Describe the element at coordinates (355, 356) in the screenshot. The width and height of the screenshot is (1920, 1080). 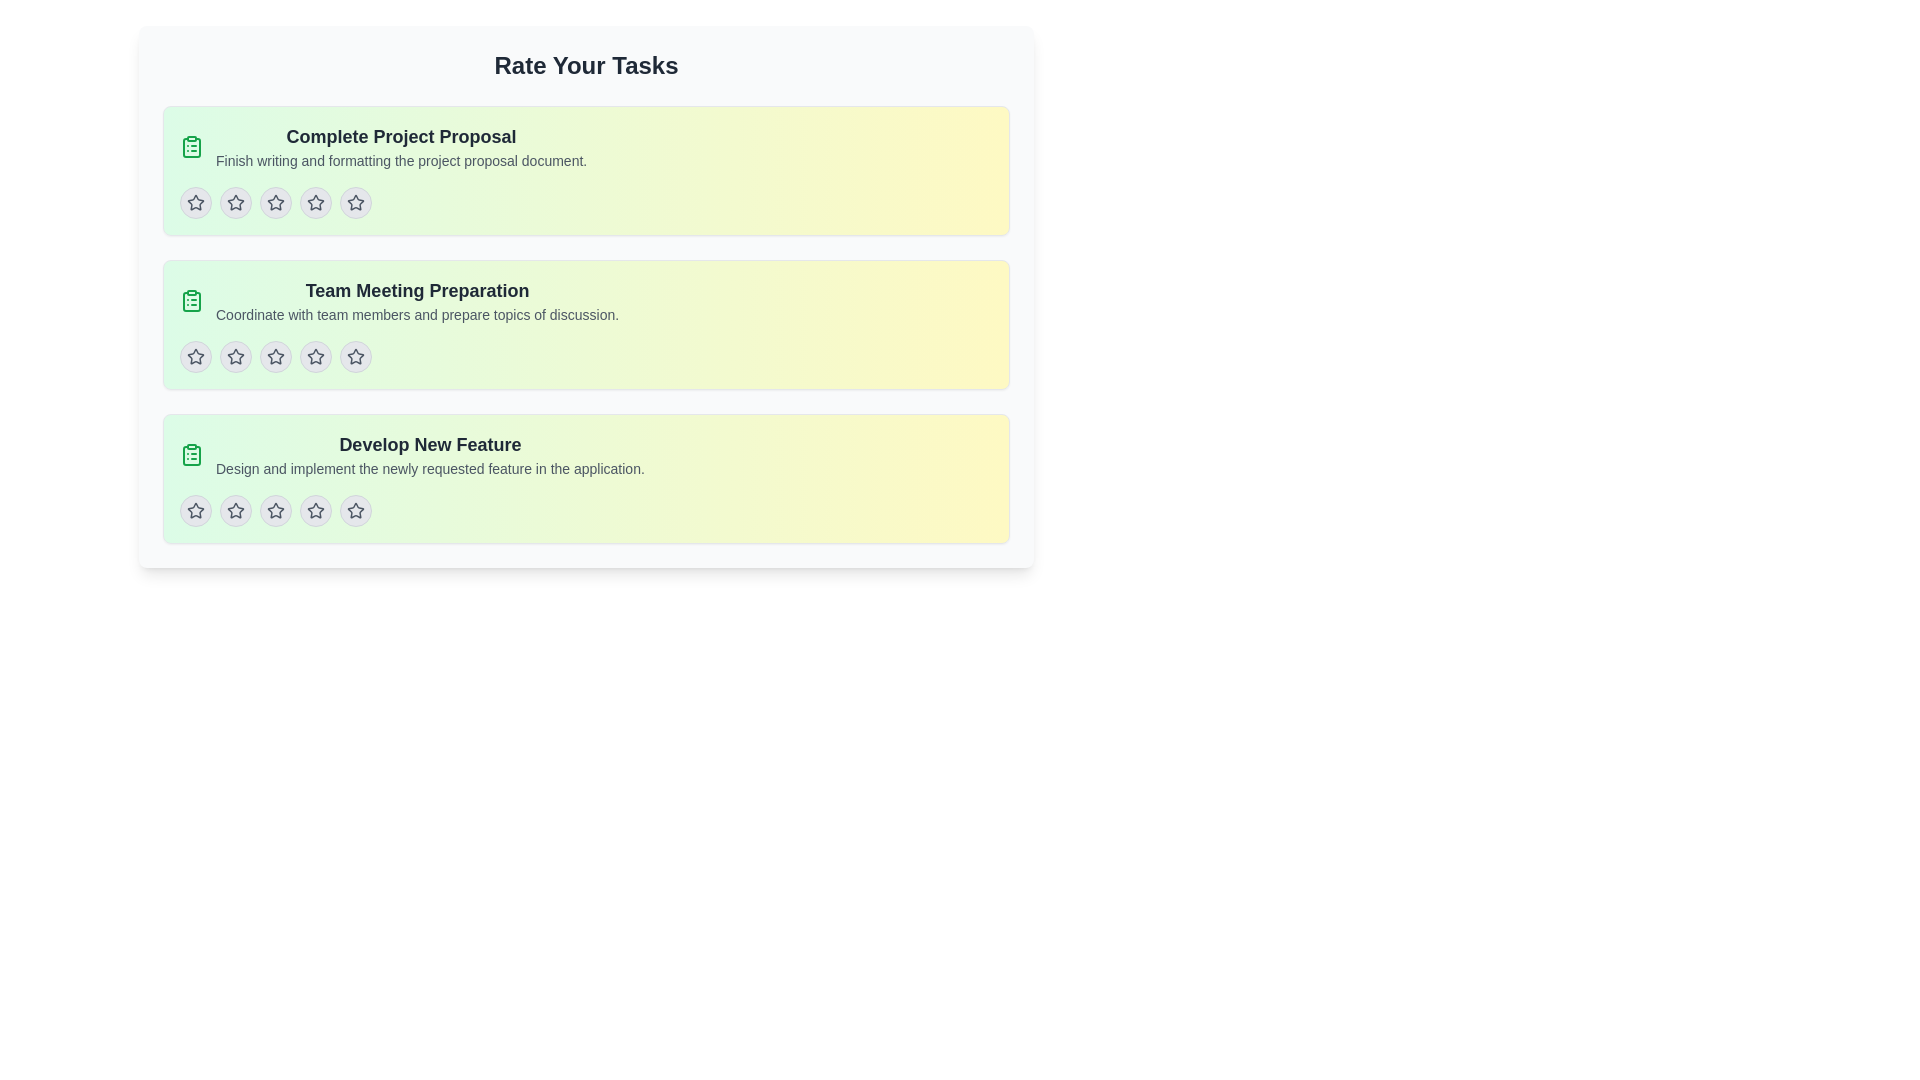
I see `the star-shaped icon representing the rating feature in the 'Team Meeting Preparation' task section, which is the fourth star icon from the left in the rating row` at that location.